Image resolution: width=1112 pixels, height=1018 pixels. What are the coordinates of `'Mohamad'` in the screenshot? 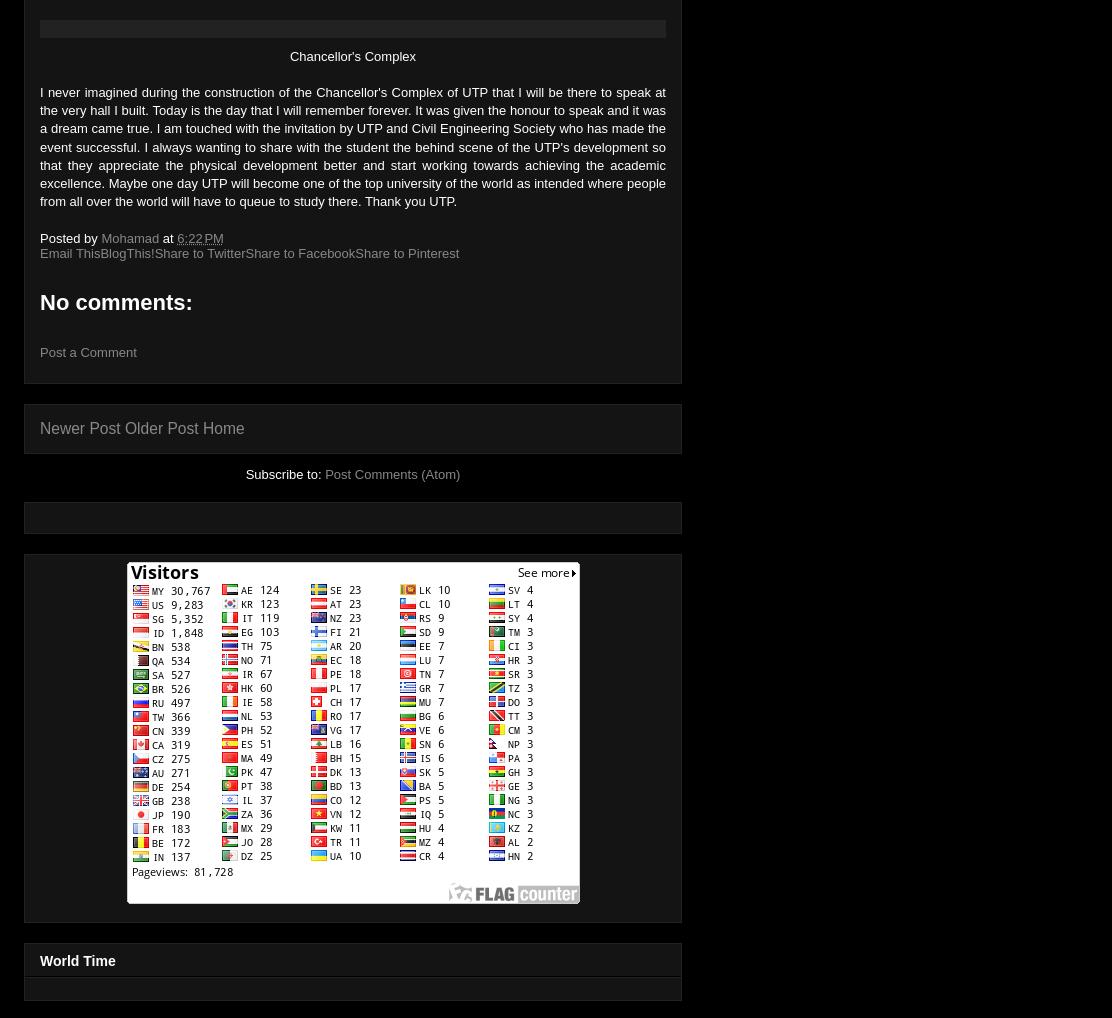 It's located at (130, 236).